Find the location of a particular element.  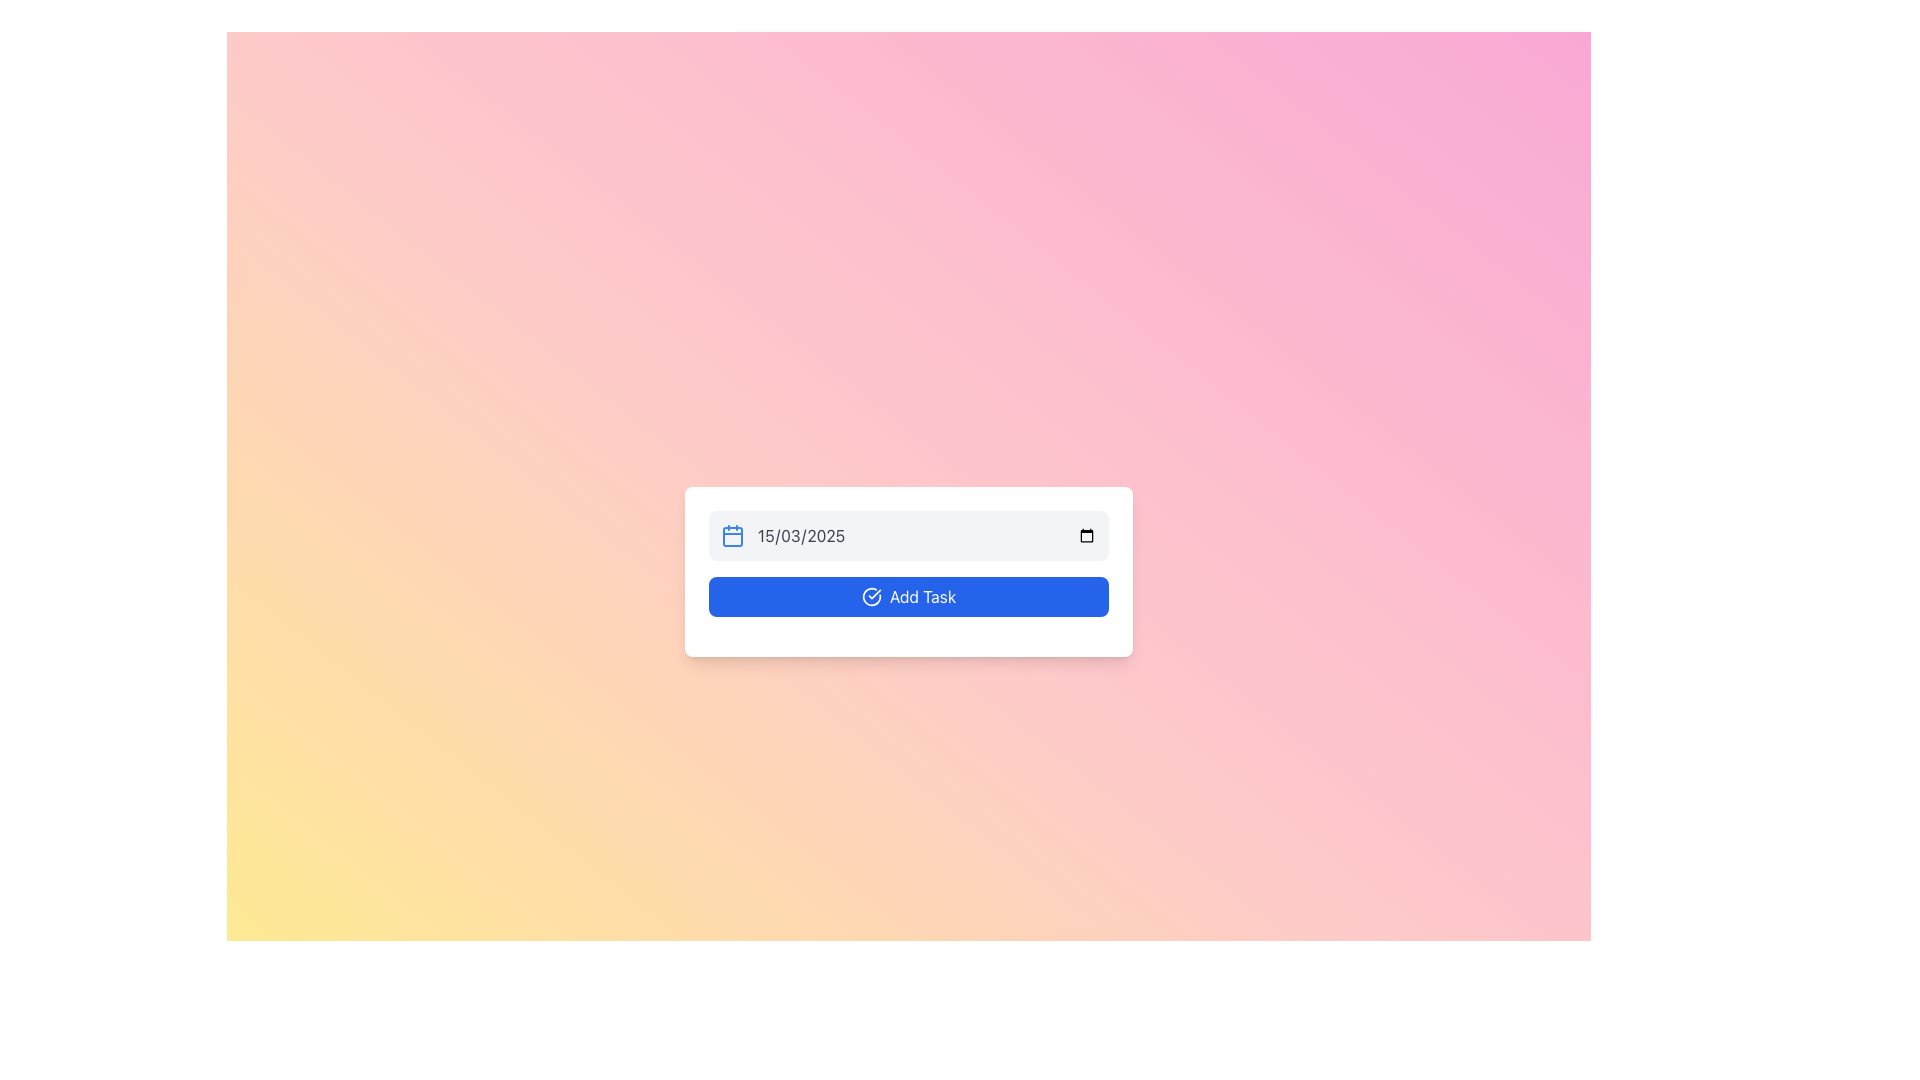

the date selection icon located to the left of the date input field is located at coordinates (732, 535).